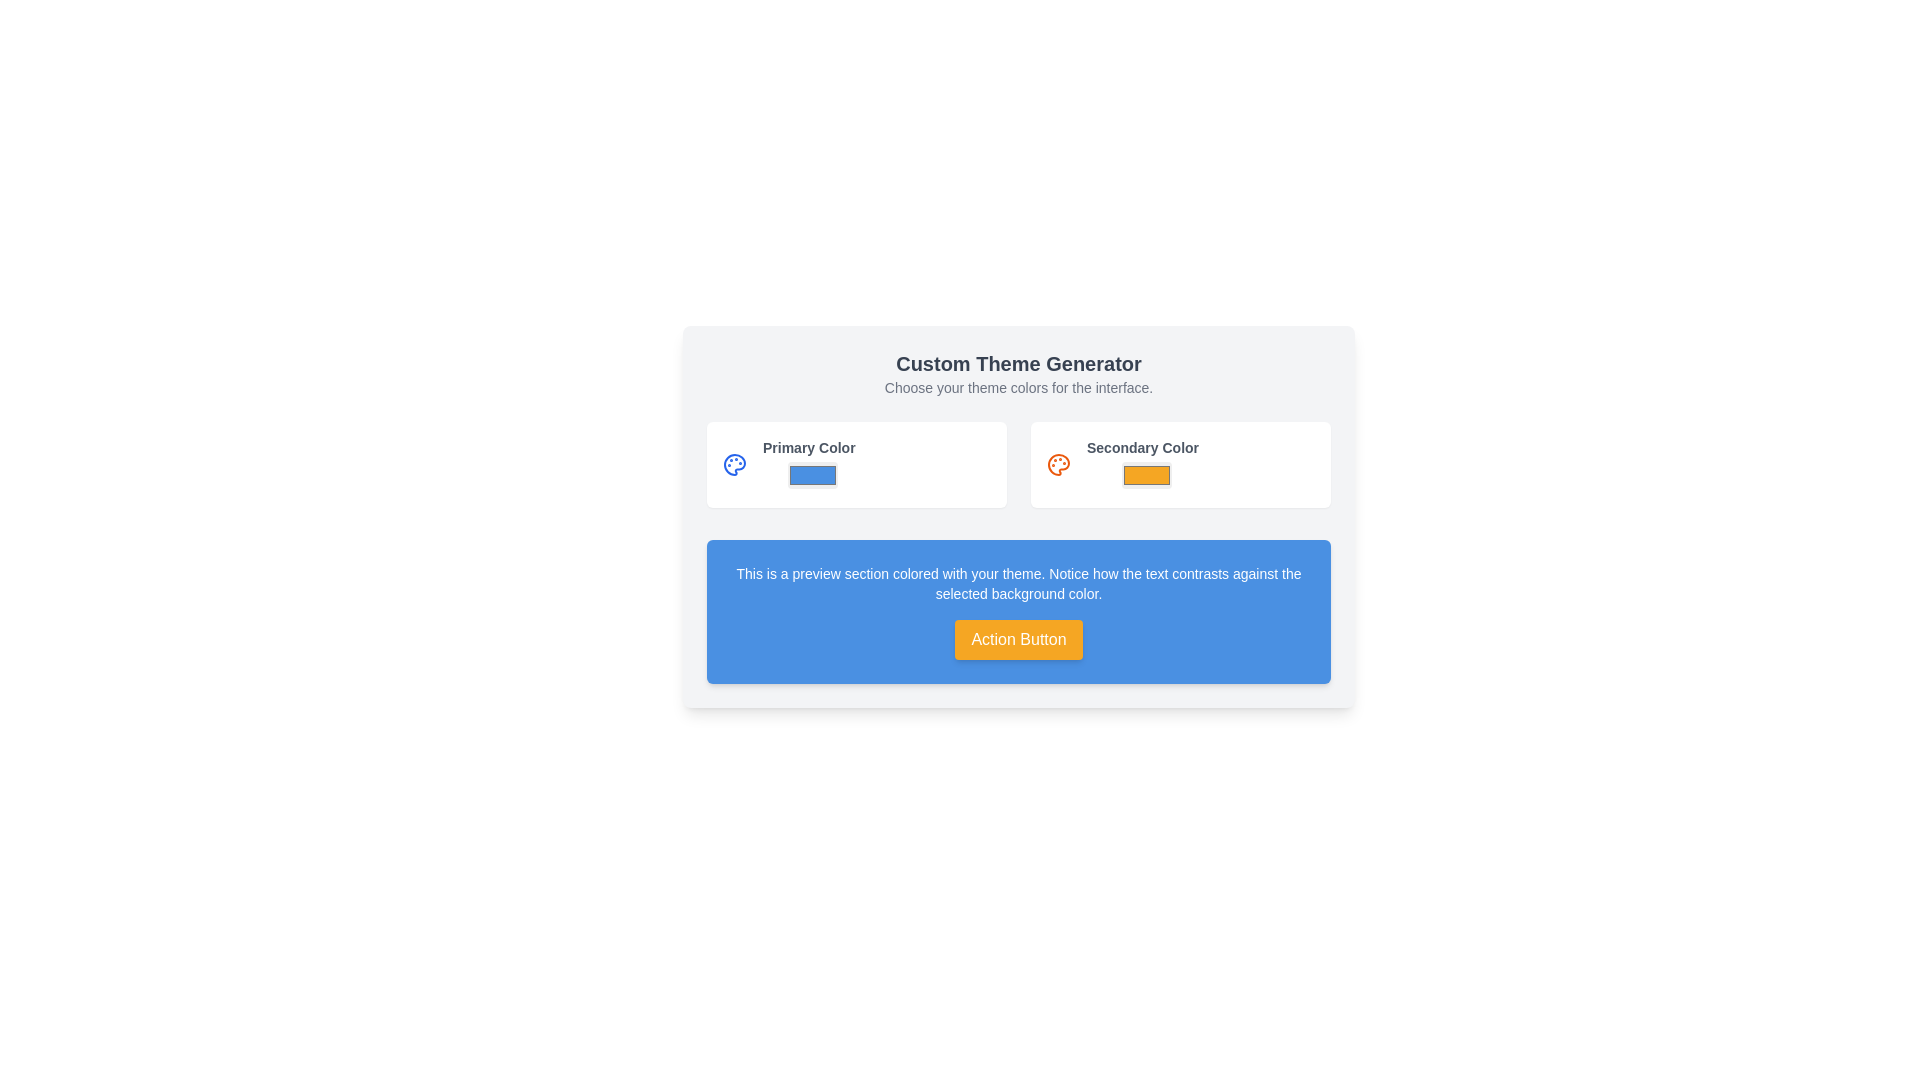 The width and height of the screenshot is (1920, 1080). I want to click on the Static text heading that serves as the section's title, located centrally at the upper part of the interface, so click(1018, 363).